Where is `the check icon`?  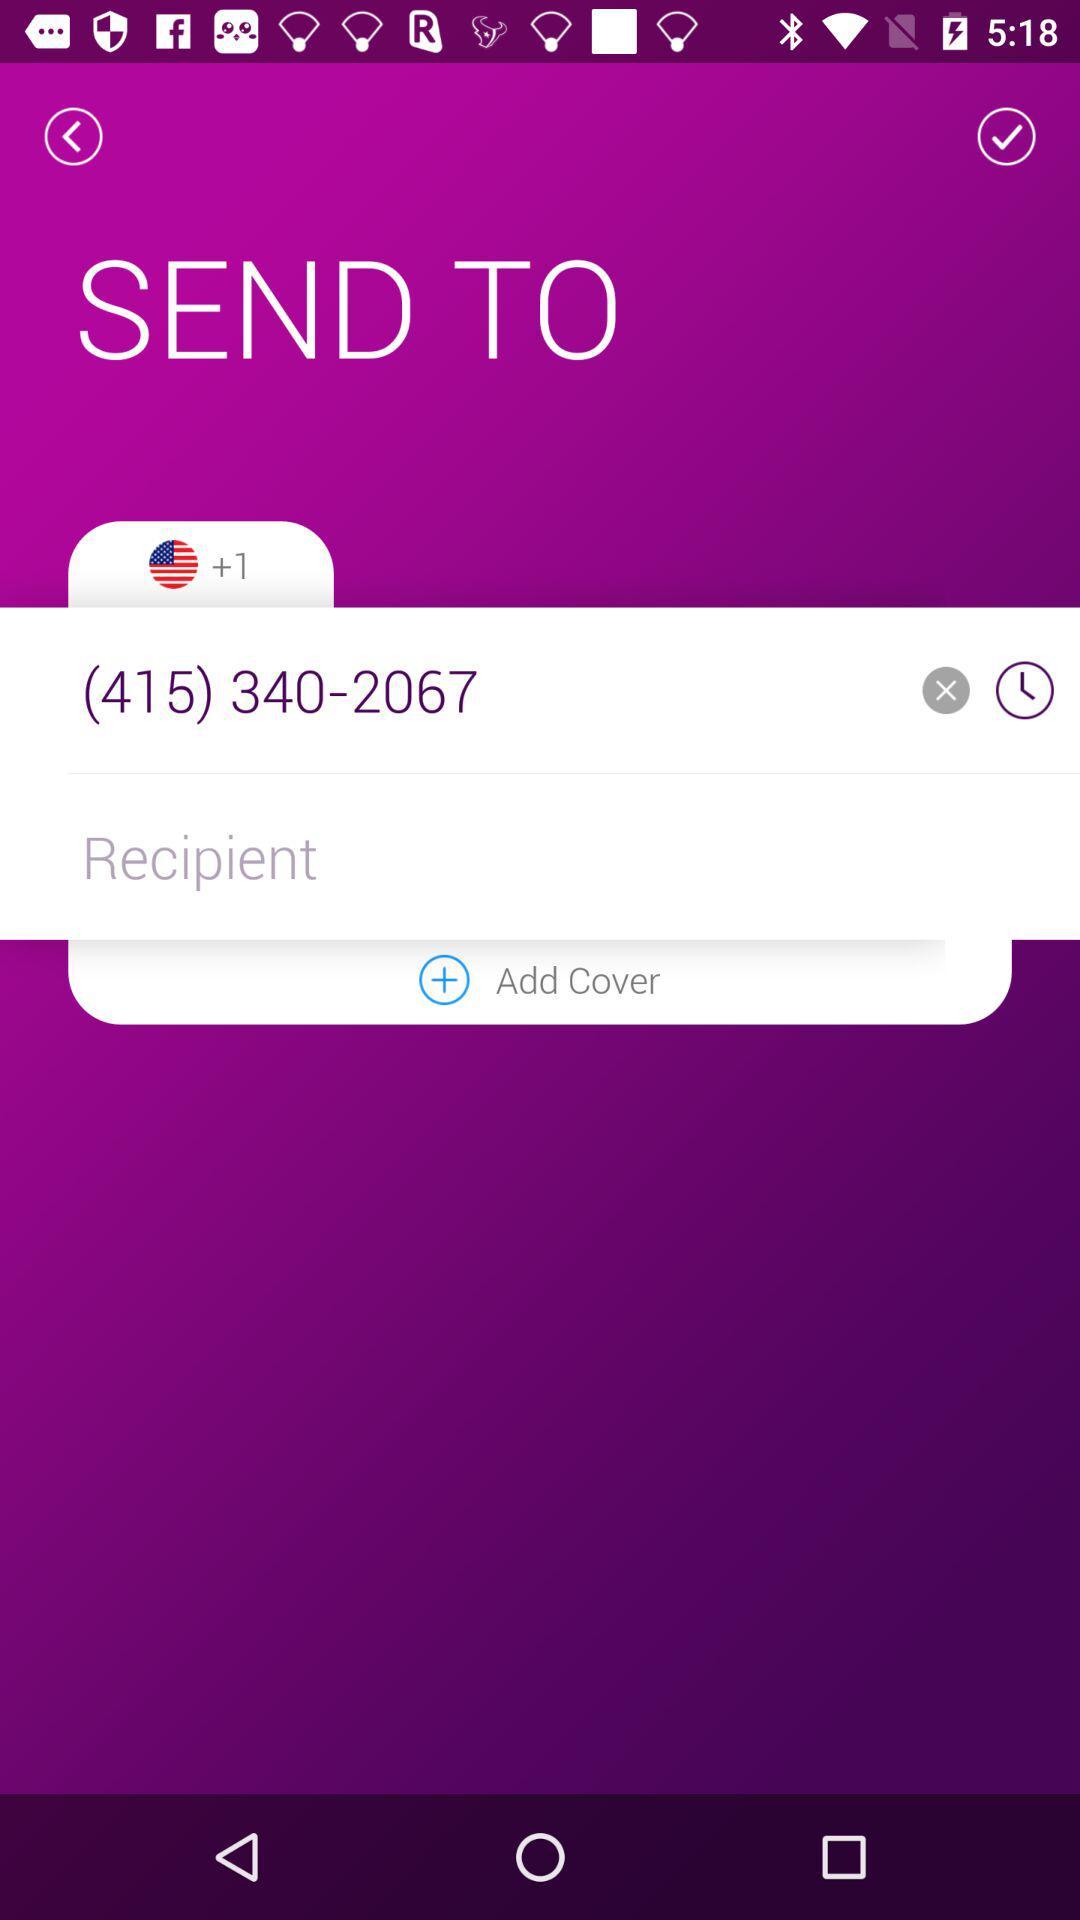 the check icon is located at coordinates (1006, 135).